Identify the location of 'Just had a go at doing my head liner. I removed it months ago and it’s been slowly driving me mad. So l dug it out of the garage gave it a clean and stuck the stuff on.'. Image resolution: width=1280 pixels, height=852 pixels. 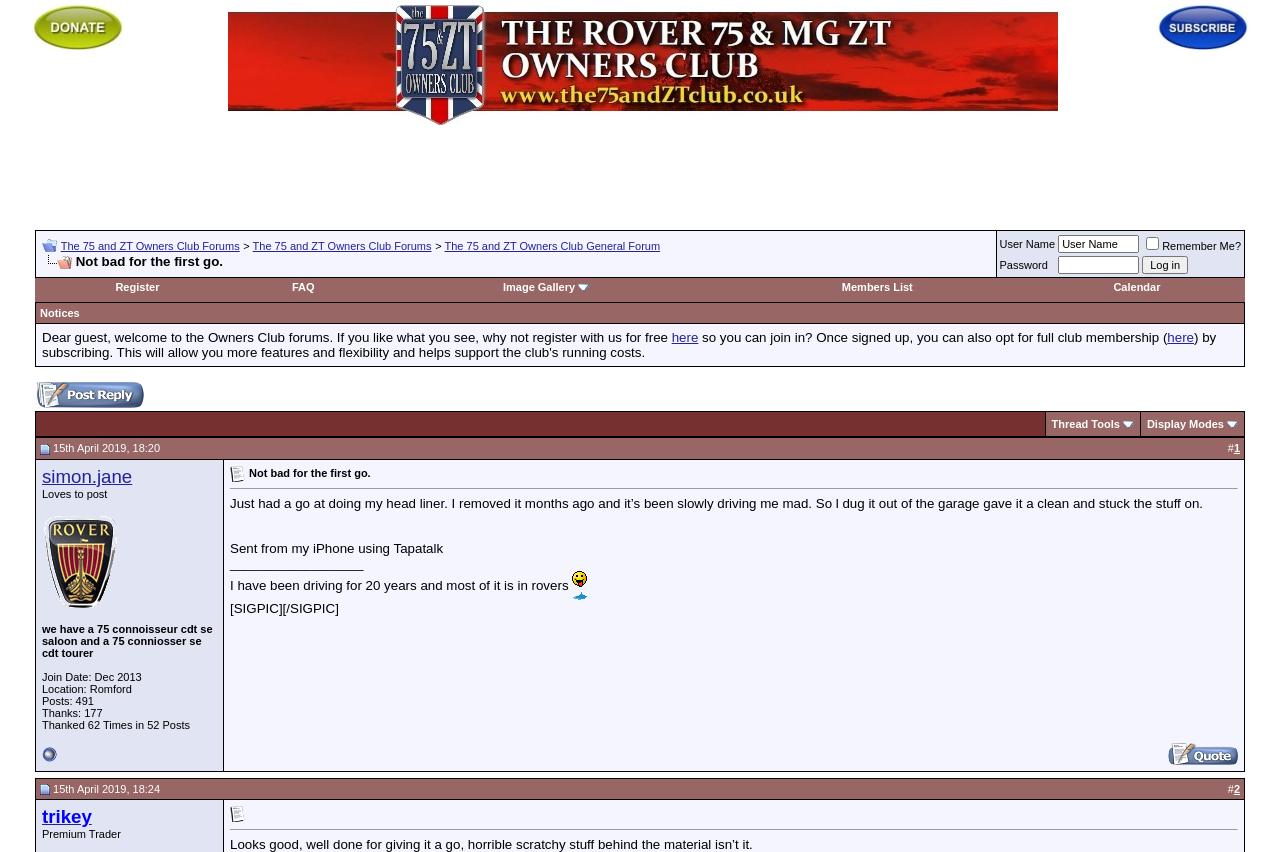
(716, 501).